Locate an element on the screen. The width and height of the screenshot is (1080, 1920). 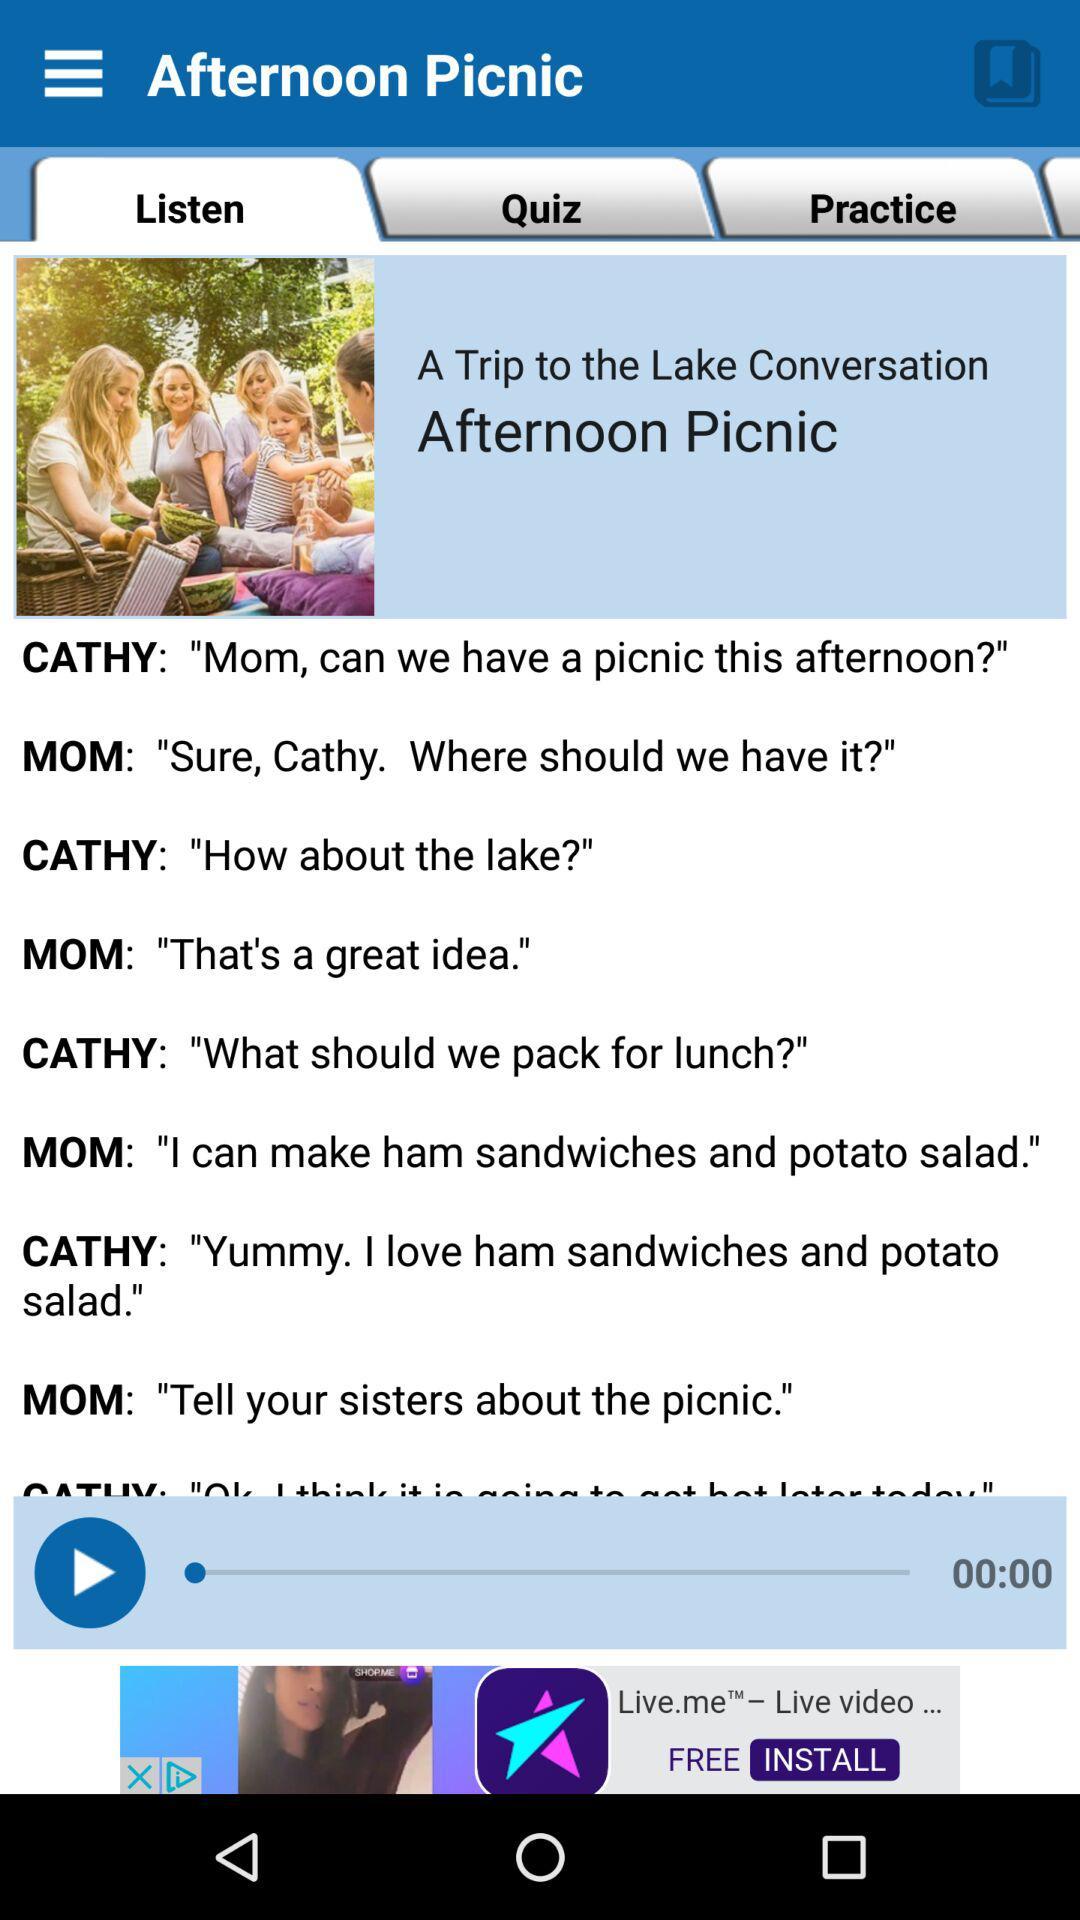
audio is located at coordinates (88, 1571).